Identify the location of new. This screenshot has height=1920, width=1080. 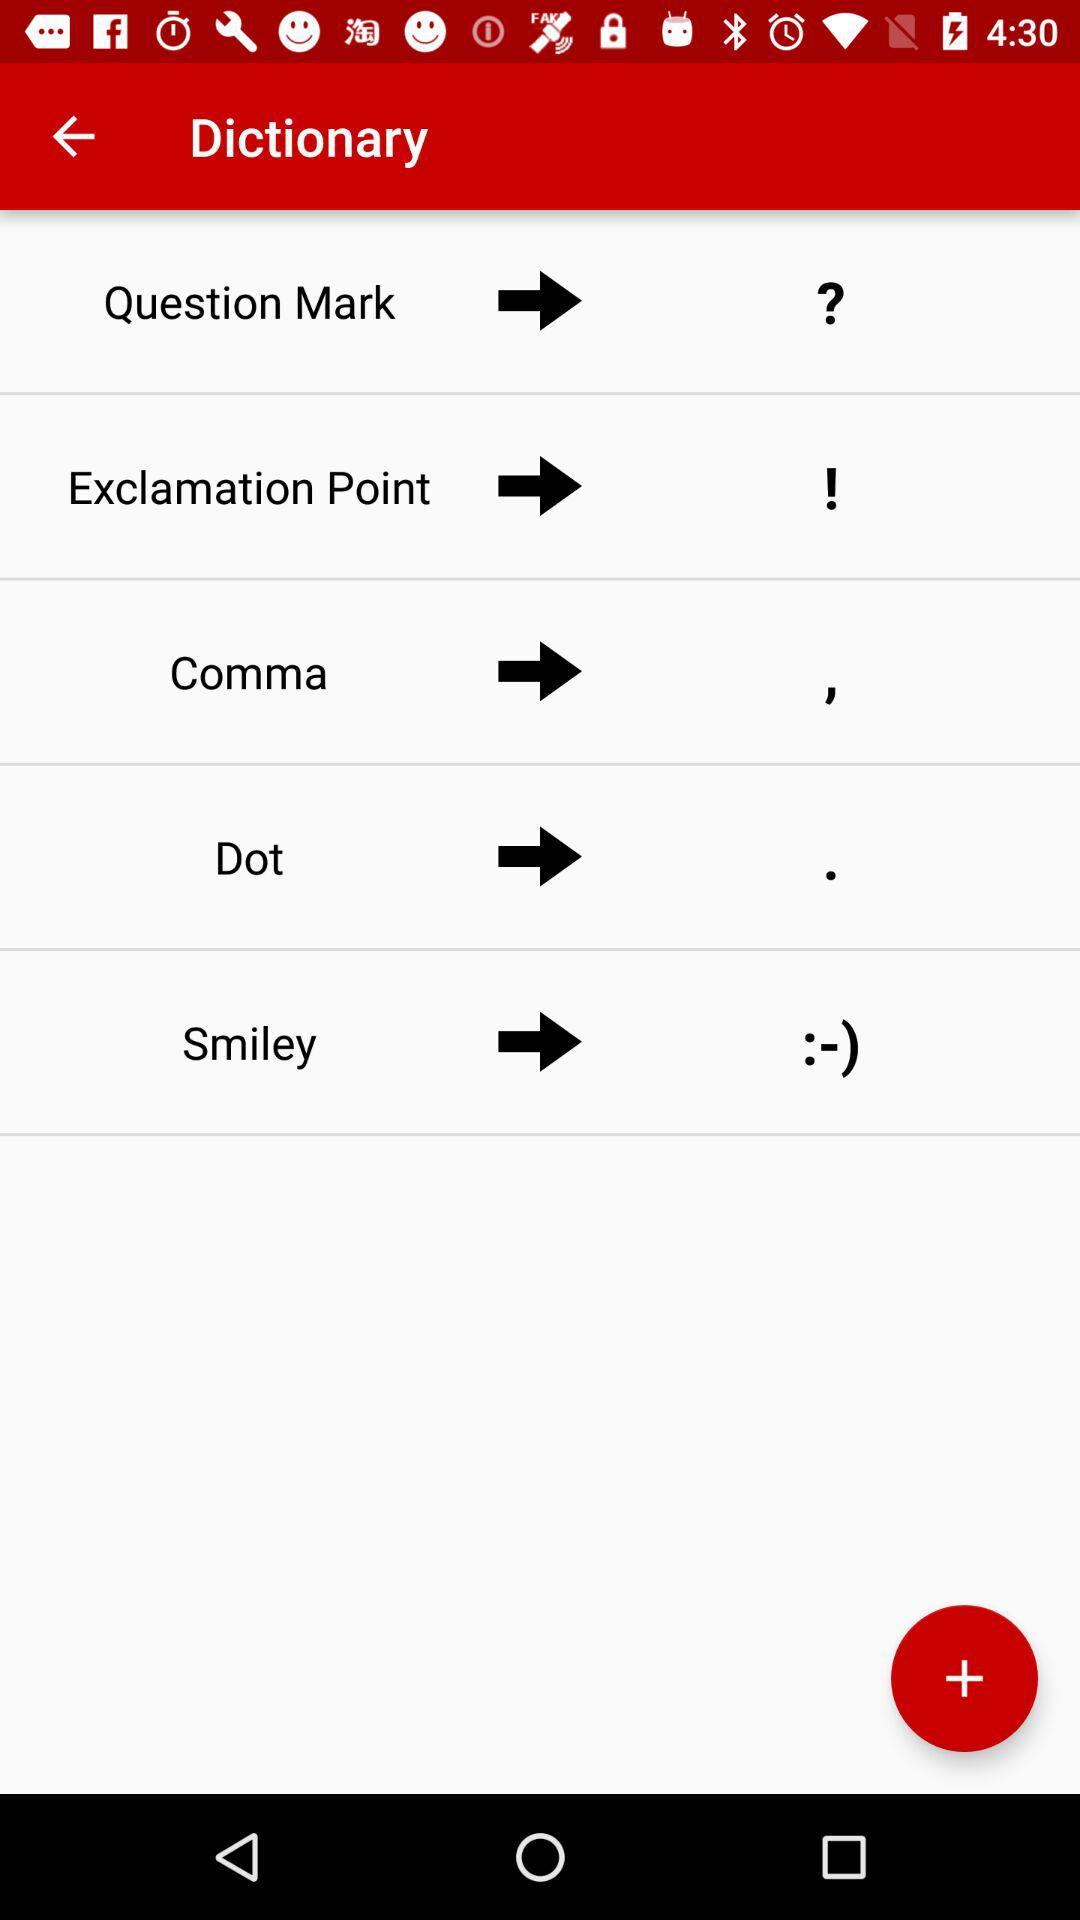
(963, 1678).